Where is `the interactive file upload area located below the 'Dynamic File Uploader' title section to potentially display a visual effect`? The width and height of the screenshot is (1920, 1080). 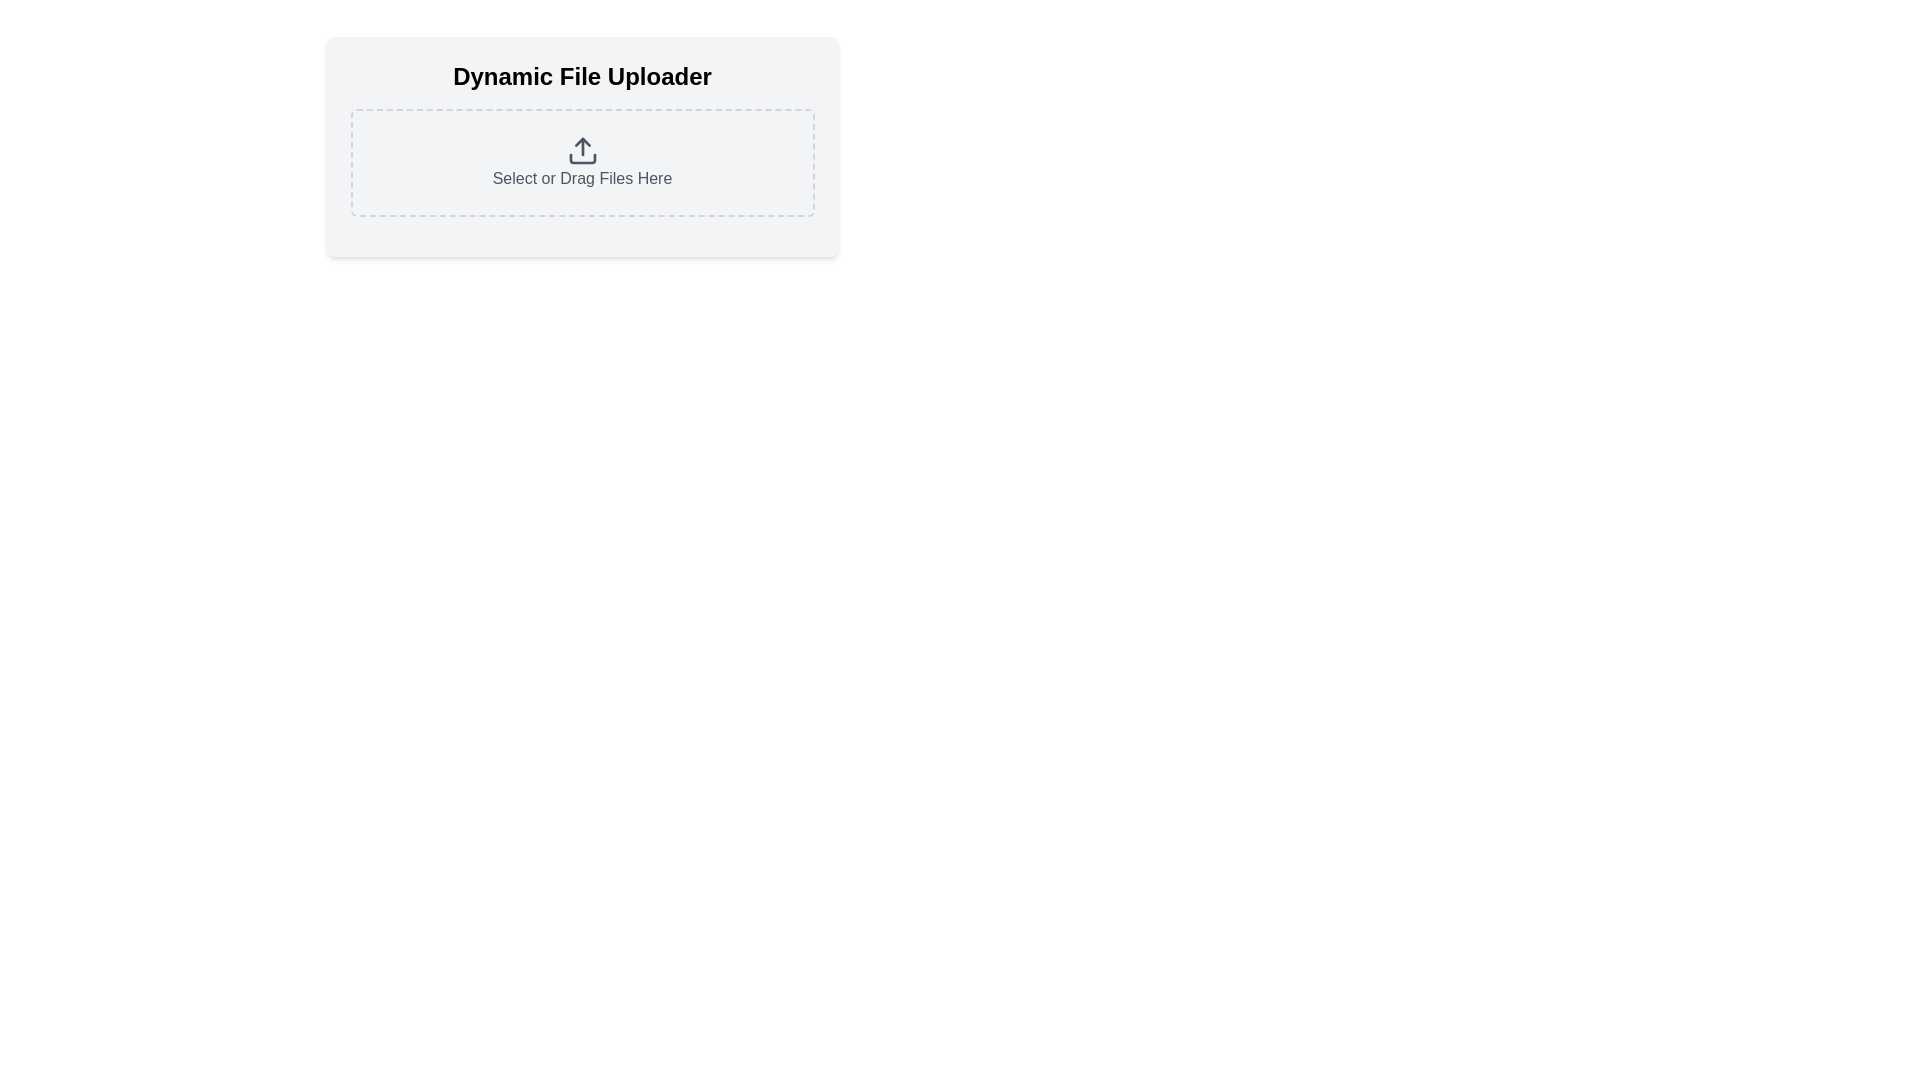 the interactive file upload area located below the 'Dynamic File Uploader' title section to potentially display a visual effect is located at coordinates (581, 145).